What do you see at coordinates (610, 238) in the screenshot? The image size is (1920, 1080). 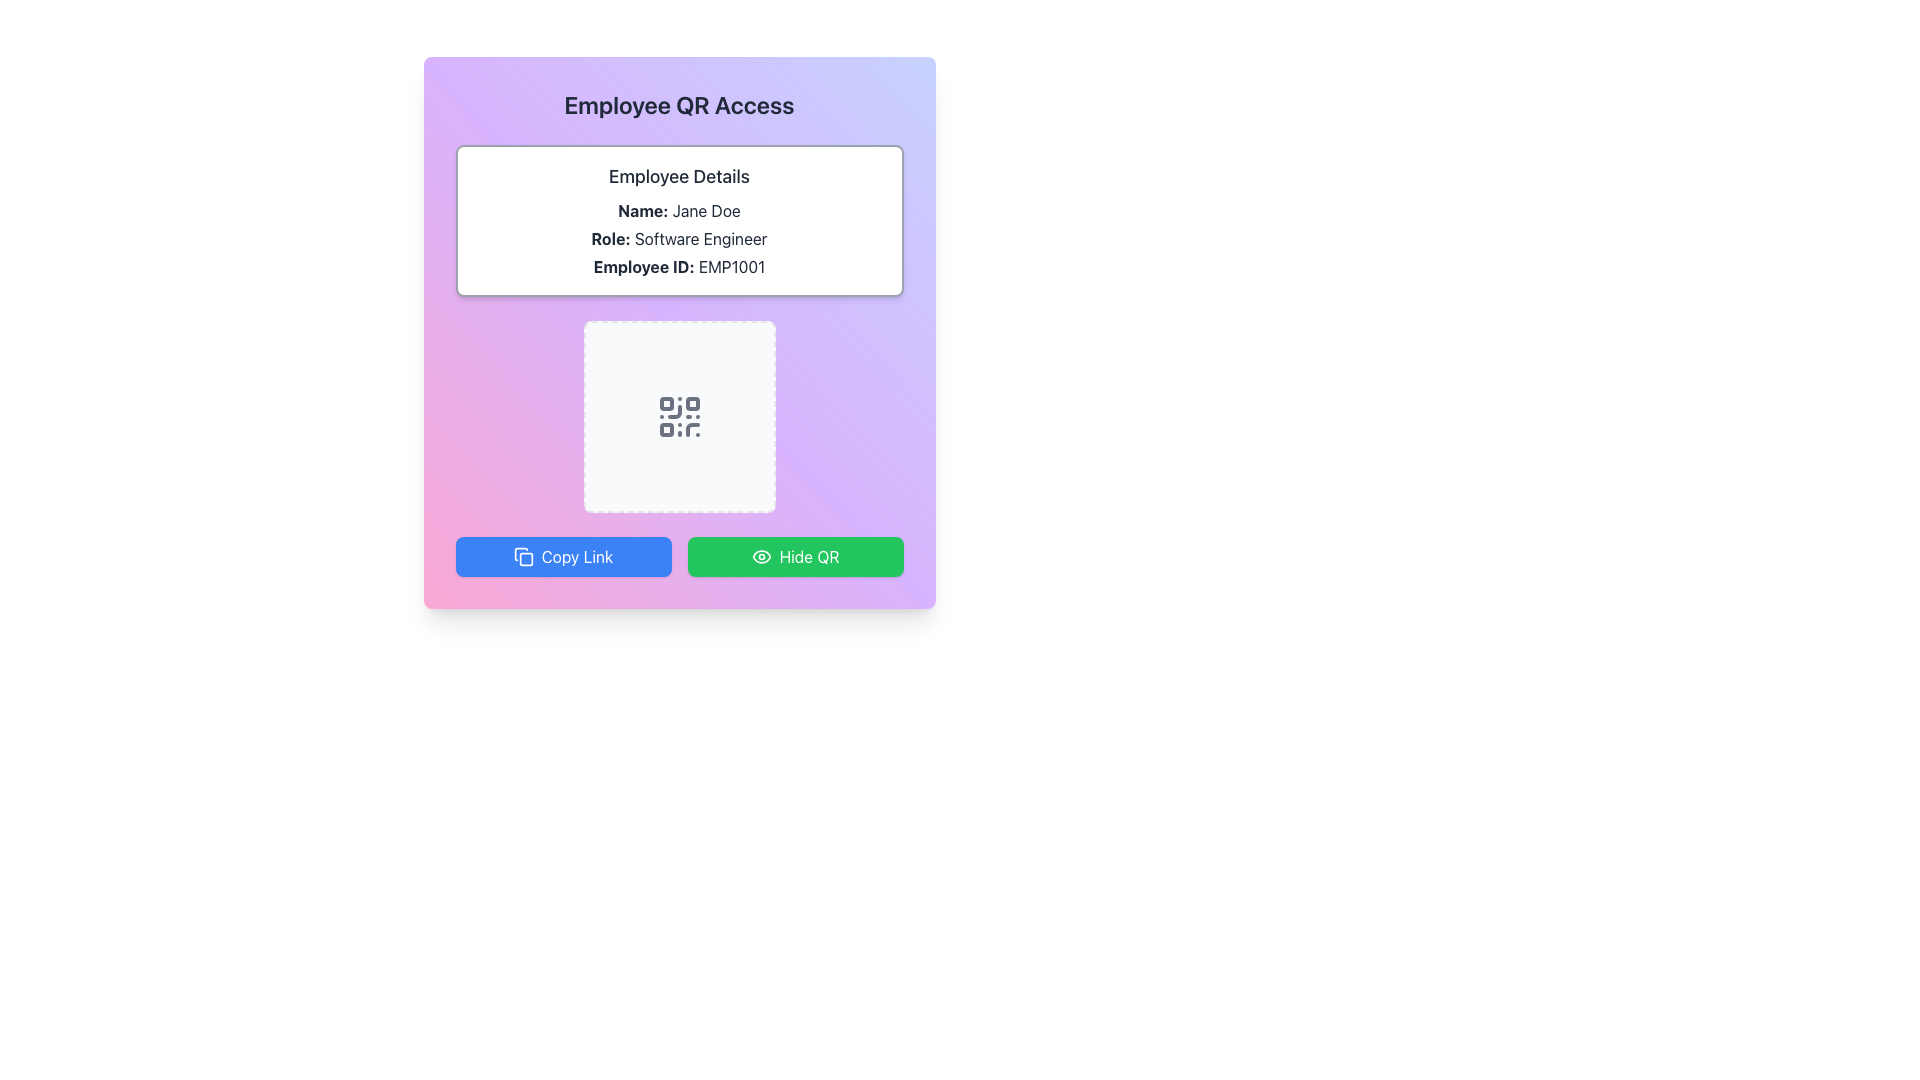 I see `the static text label that serves as a heading for the employee's role, positioned before 'Software Engineer' in the employee details section` at bounding box center [610, 238].